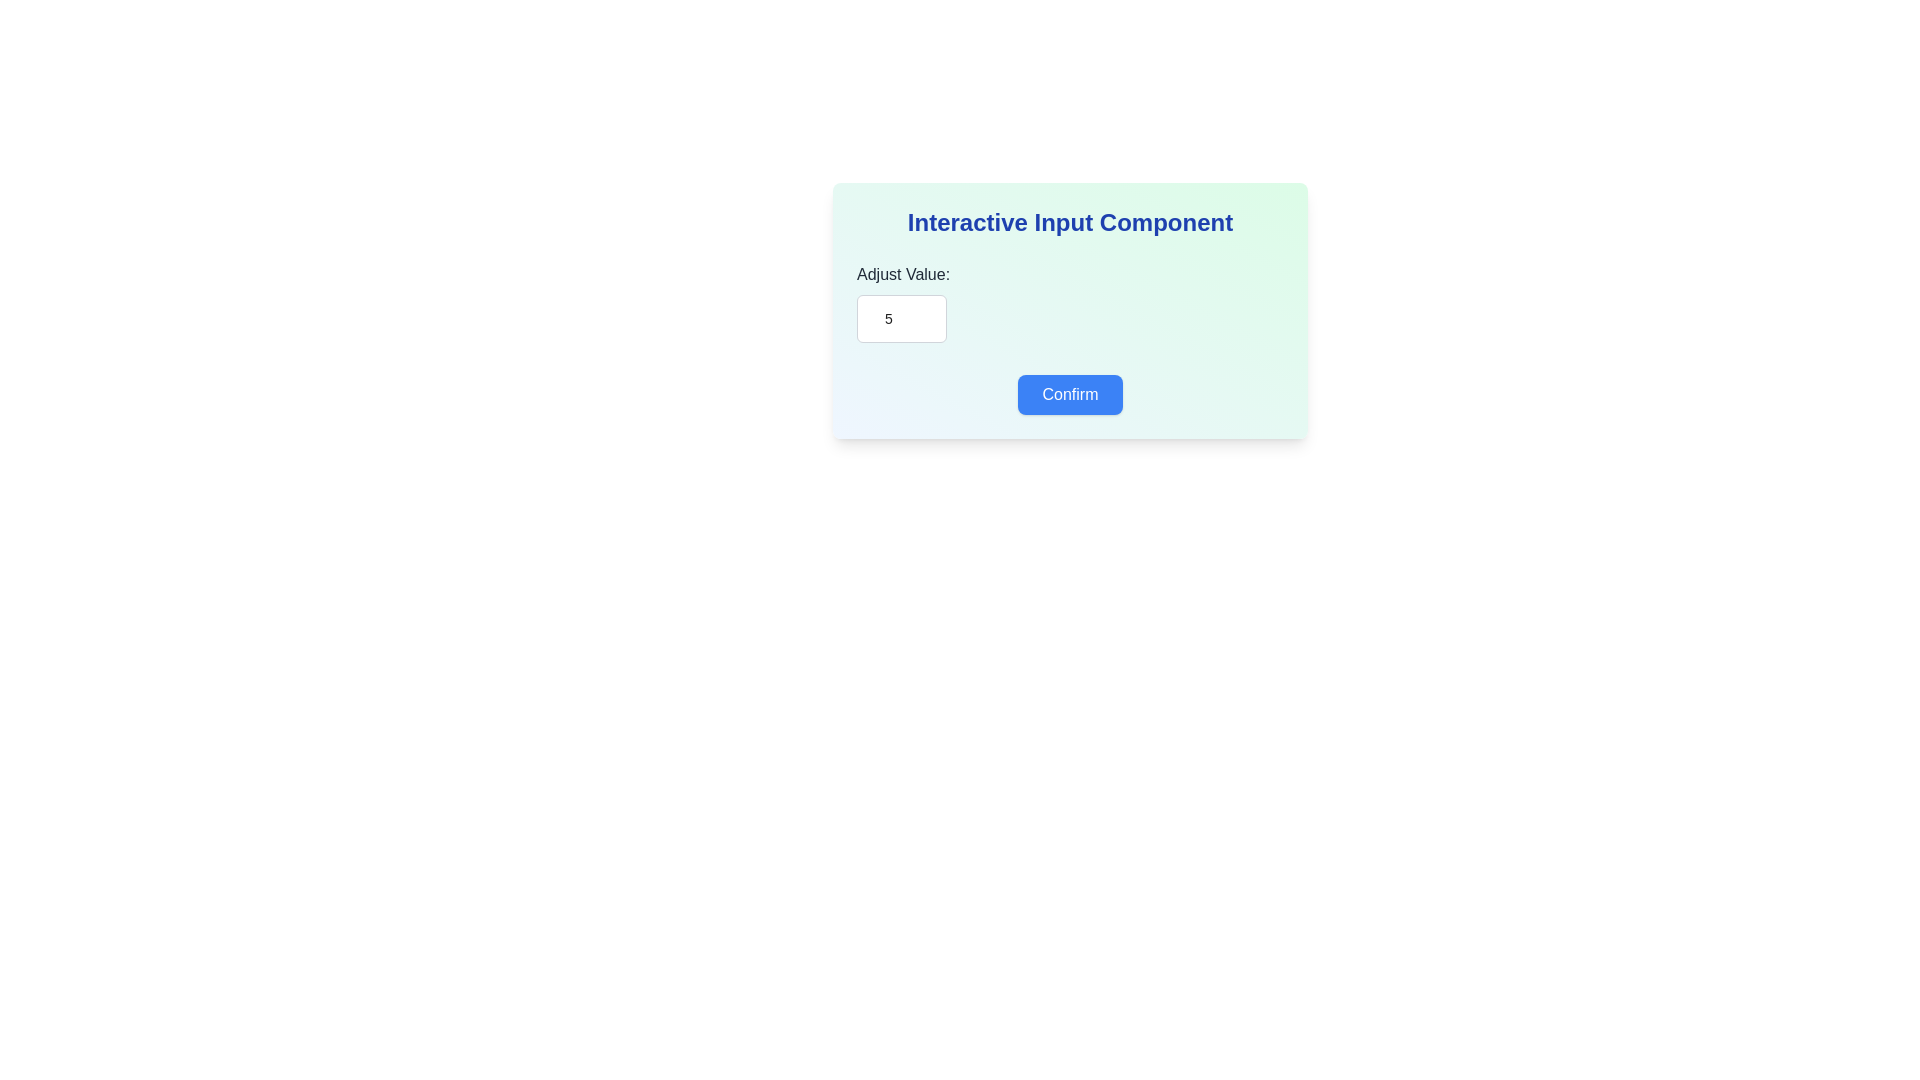 This screenshot has height=1080, width=1920. I want to click on the text label that serves as the header or identifier for the content below it, located at the top center of the panel, so click(1069, 223).